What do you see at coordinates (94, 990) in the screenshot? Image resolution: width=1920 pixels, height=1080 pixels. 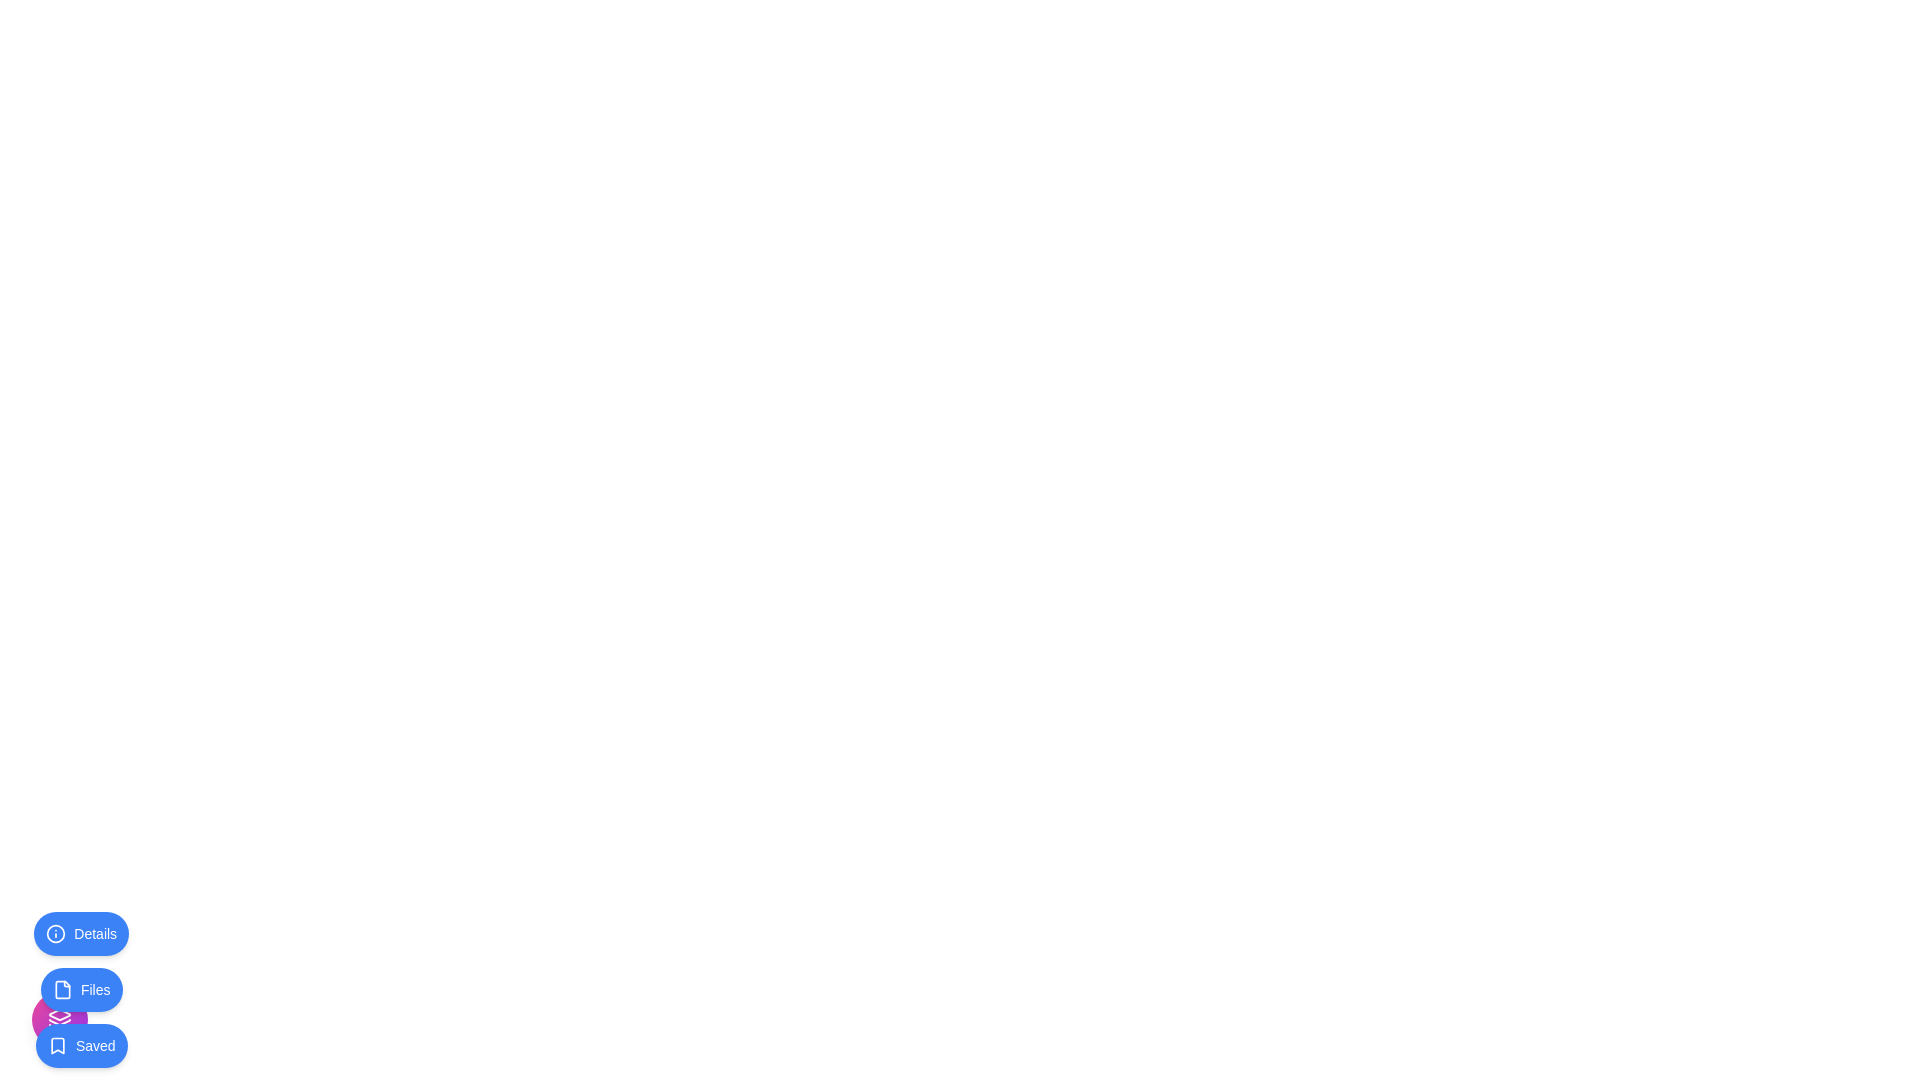 I see `the 'Files' text label, which is styled in small white text and located next to a blue circular button in the bottom-left corner of the interface` at bounding box center [94, 990].